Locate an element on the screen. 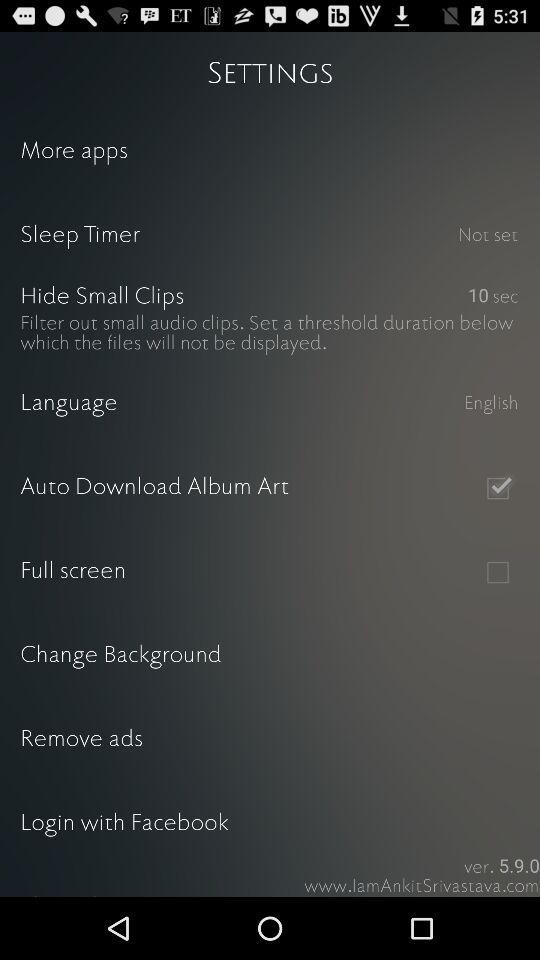  icon above the login with facebook is located at coordinates (270, 739).